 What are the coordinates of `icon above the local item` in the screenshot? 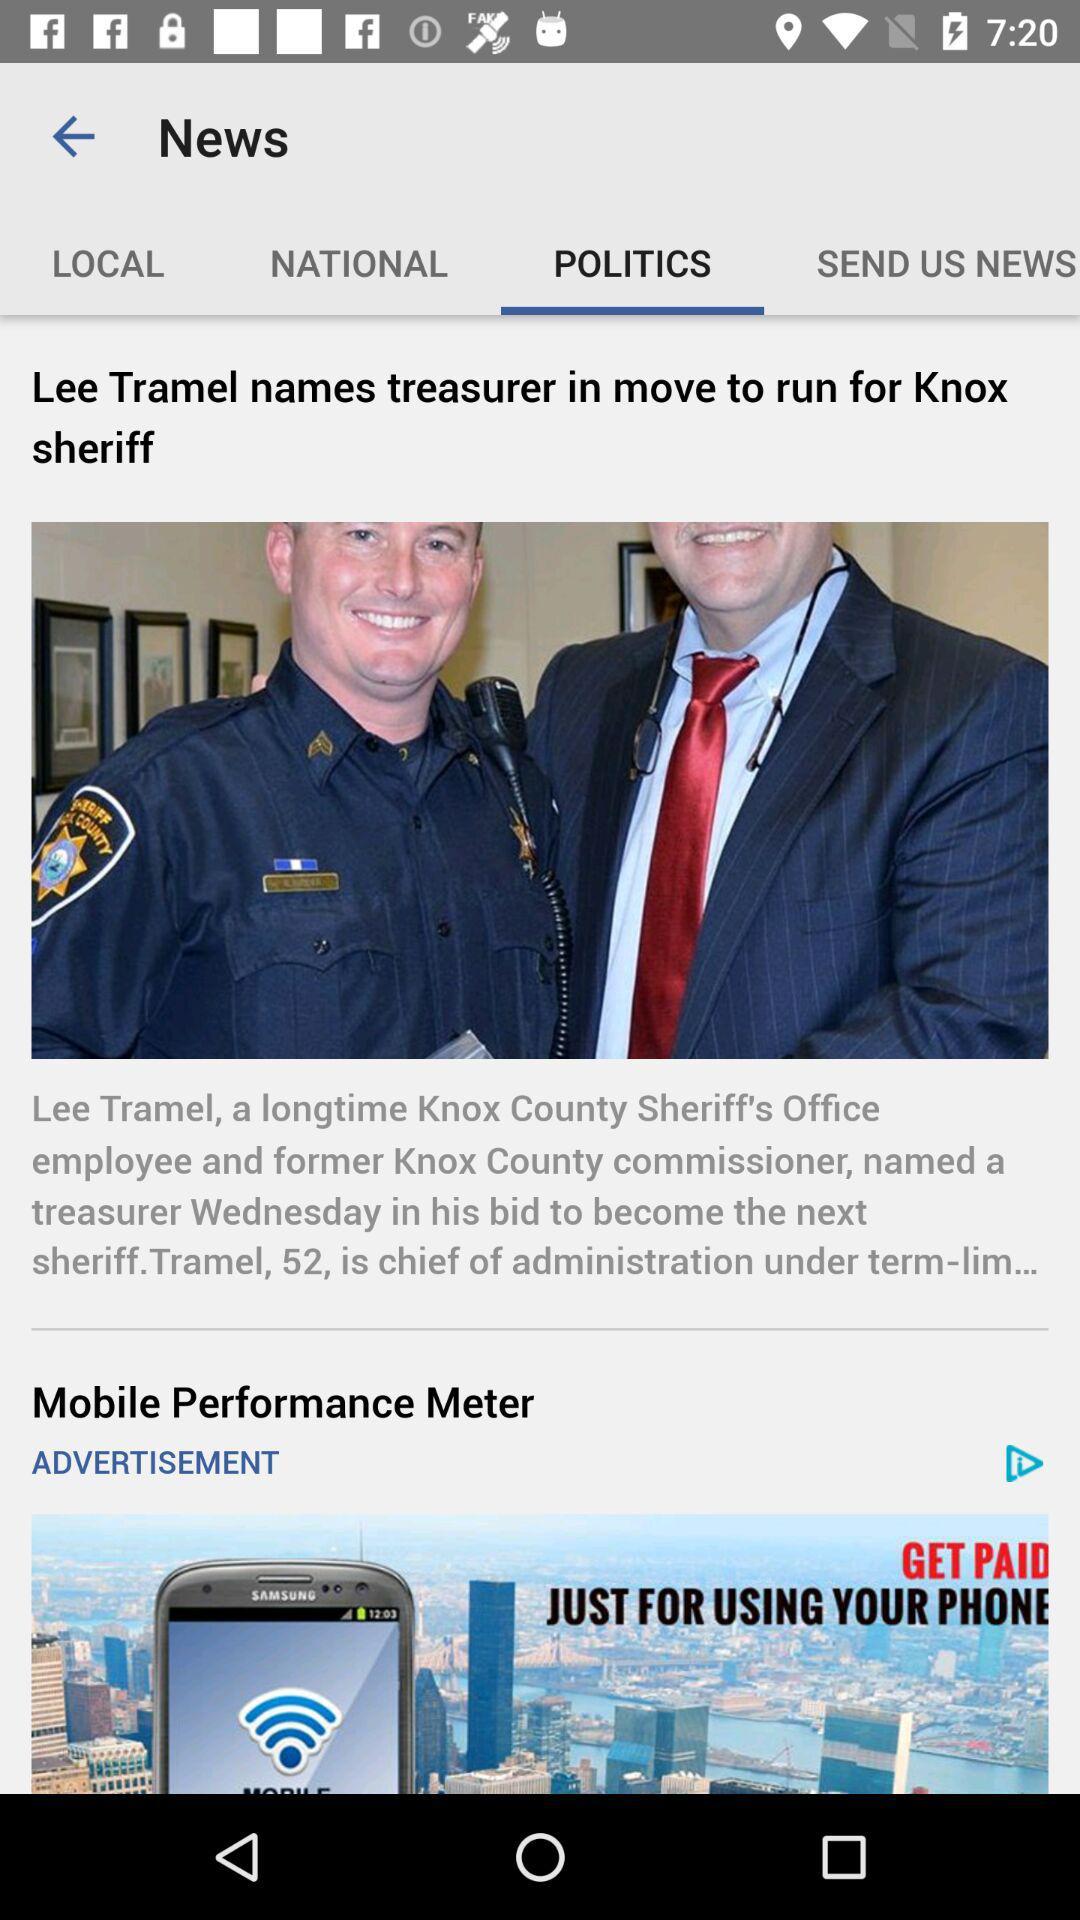 It's located at (72, 135).